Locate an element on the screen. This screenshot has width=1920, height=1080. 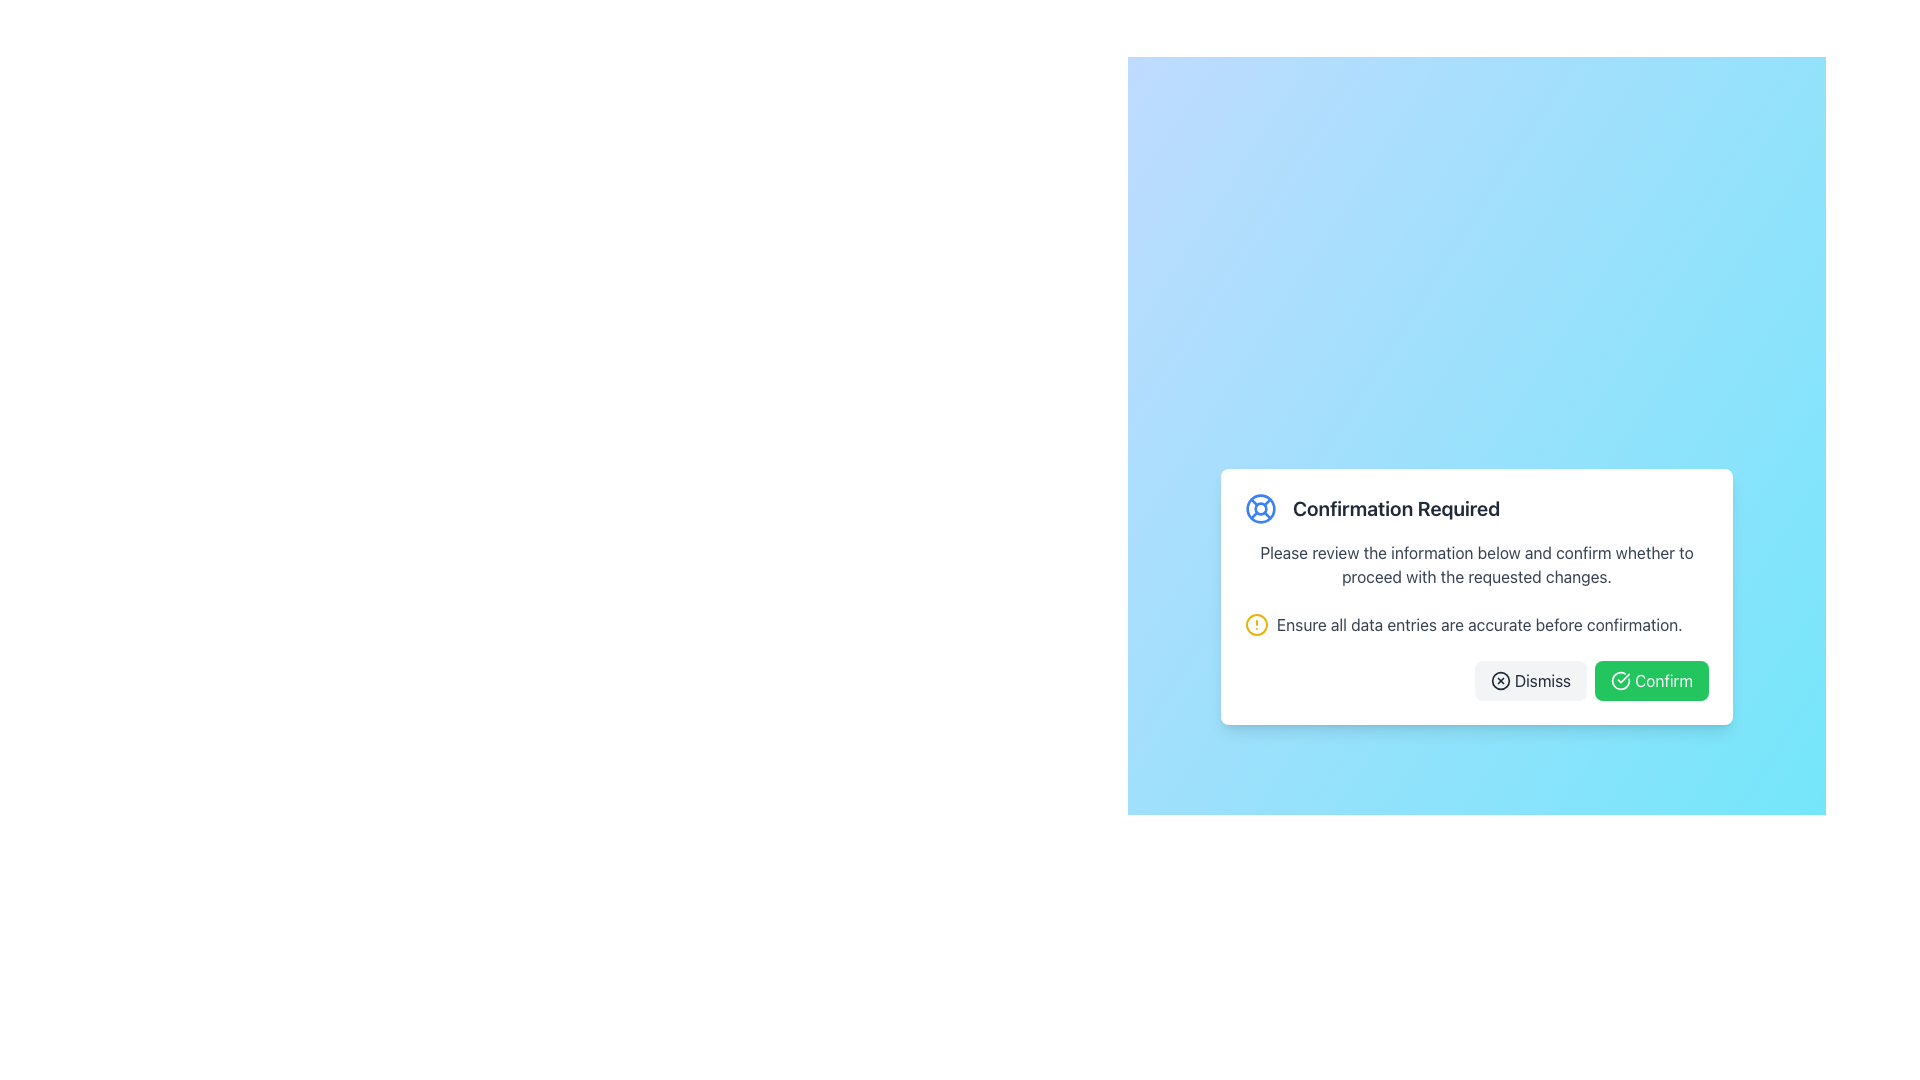
the static text element that provides instructions within the modal dialog box, located below the title 'Confirmation Required' is located at coordinates (1477, 564).